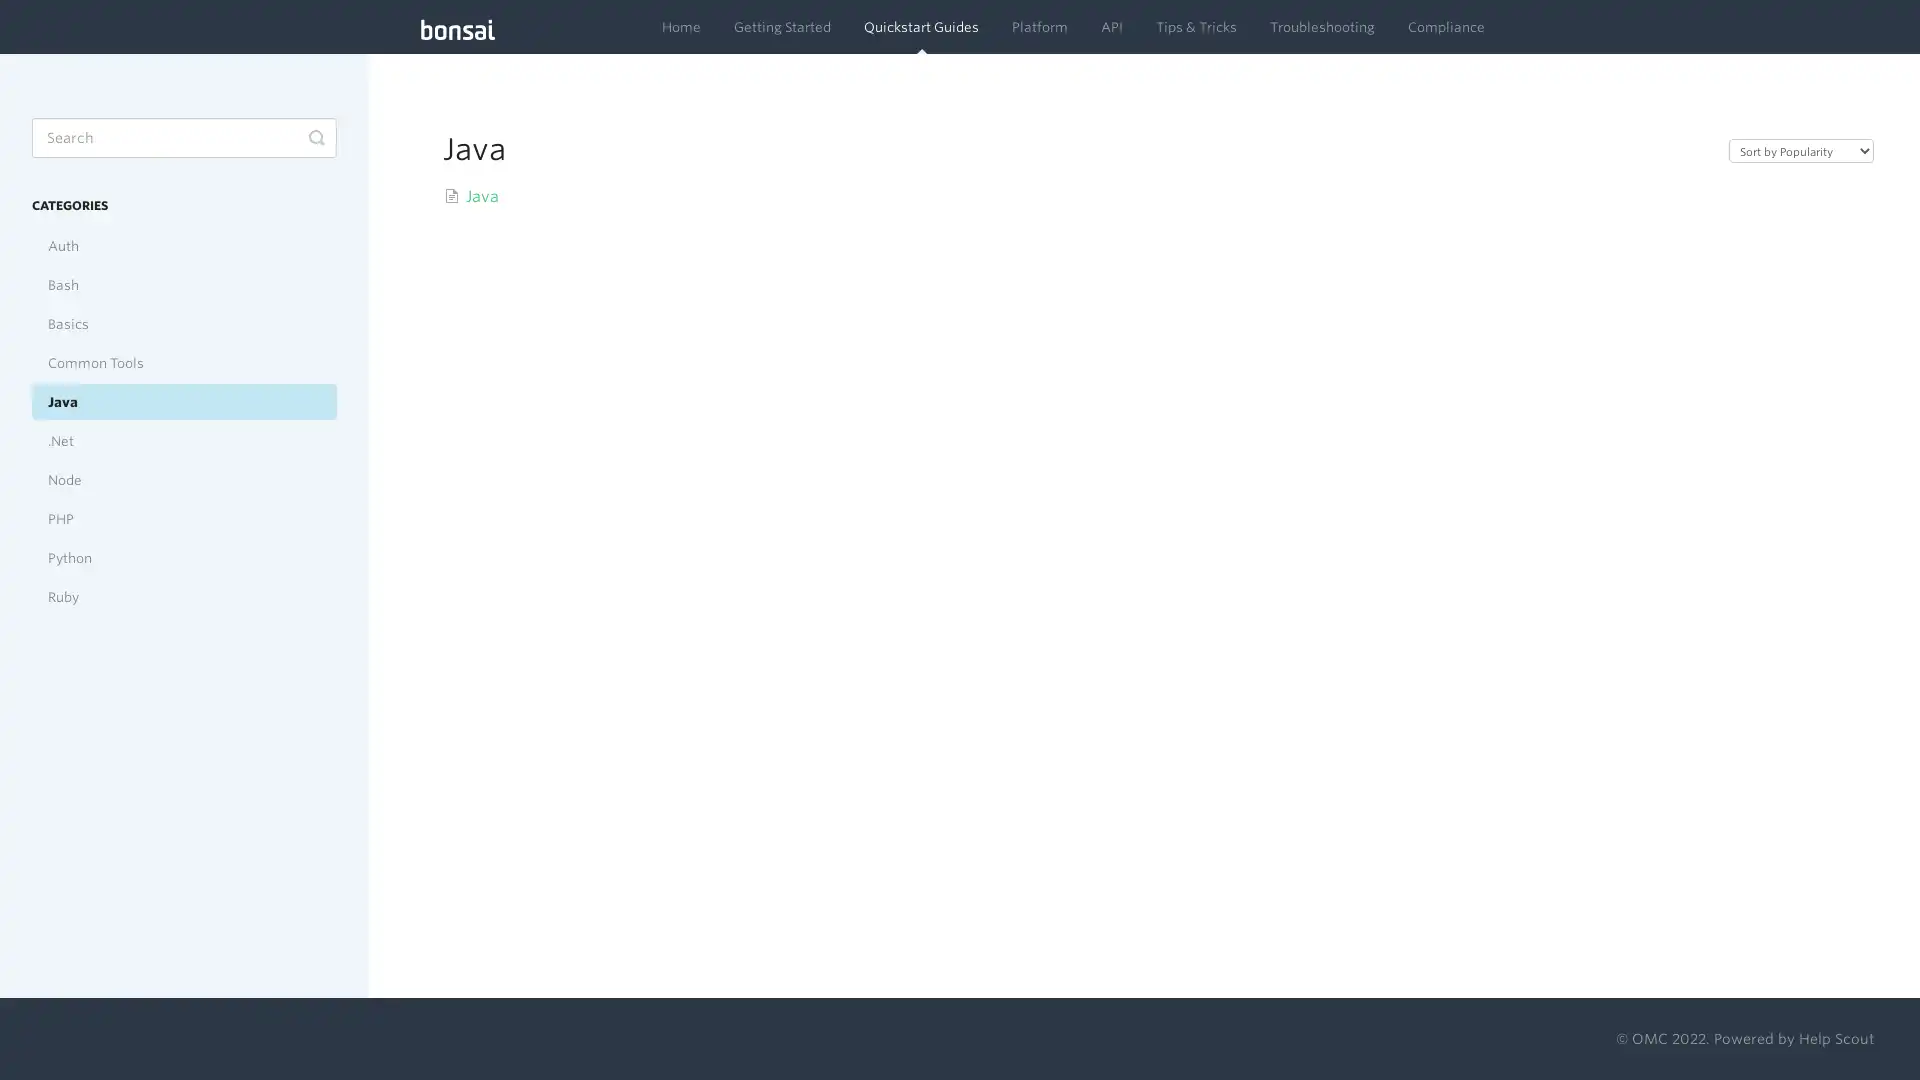  Describe the element at coordinates (315, 137) in the screenshot. I see `Toggle Search` at that location.